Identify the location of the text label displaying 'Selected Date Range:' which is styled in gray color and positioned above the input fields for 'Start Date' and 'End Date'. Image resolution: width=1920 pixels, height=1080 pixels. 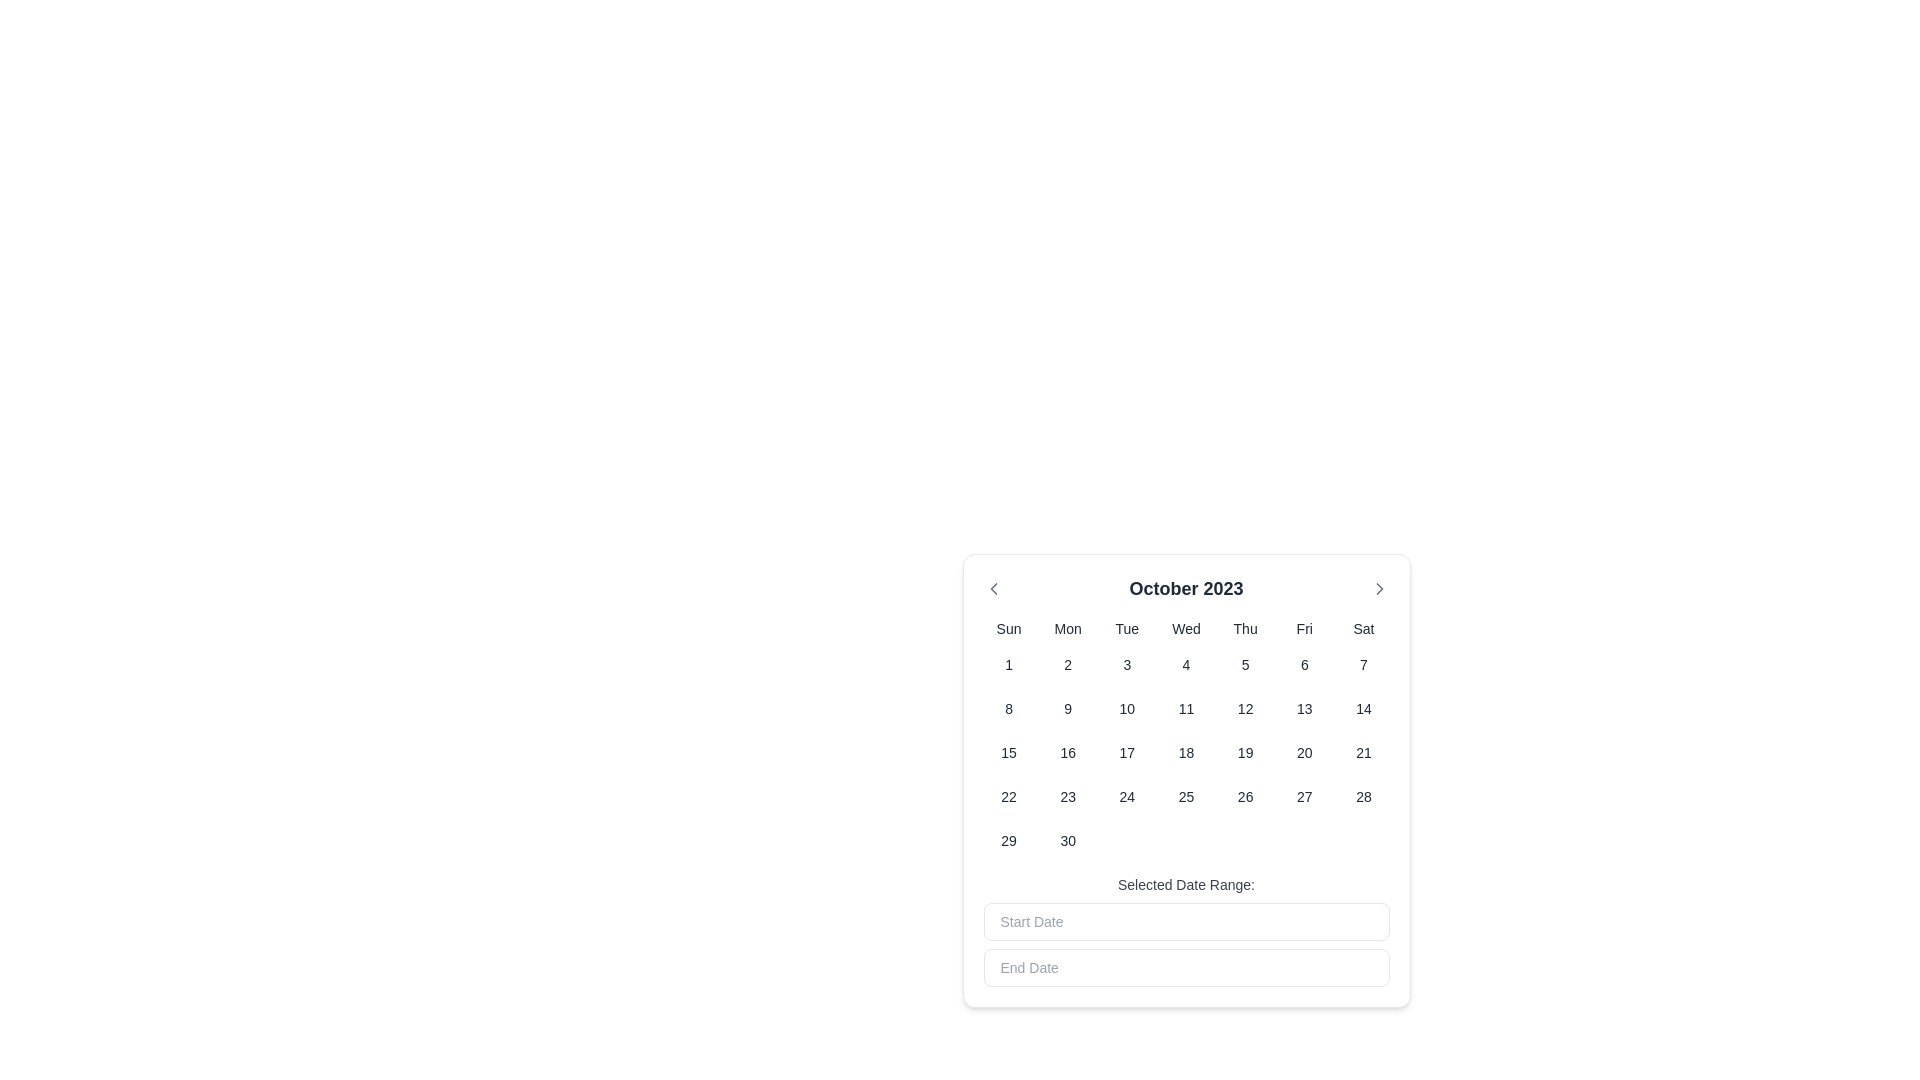
(1186, 883).